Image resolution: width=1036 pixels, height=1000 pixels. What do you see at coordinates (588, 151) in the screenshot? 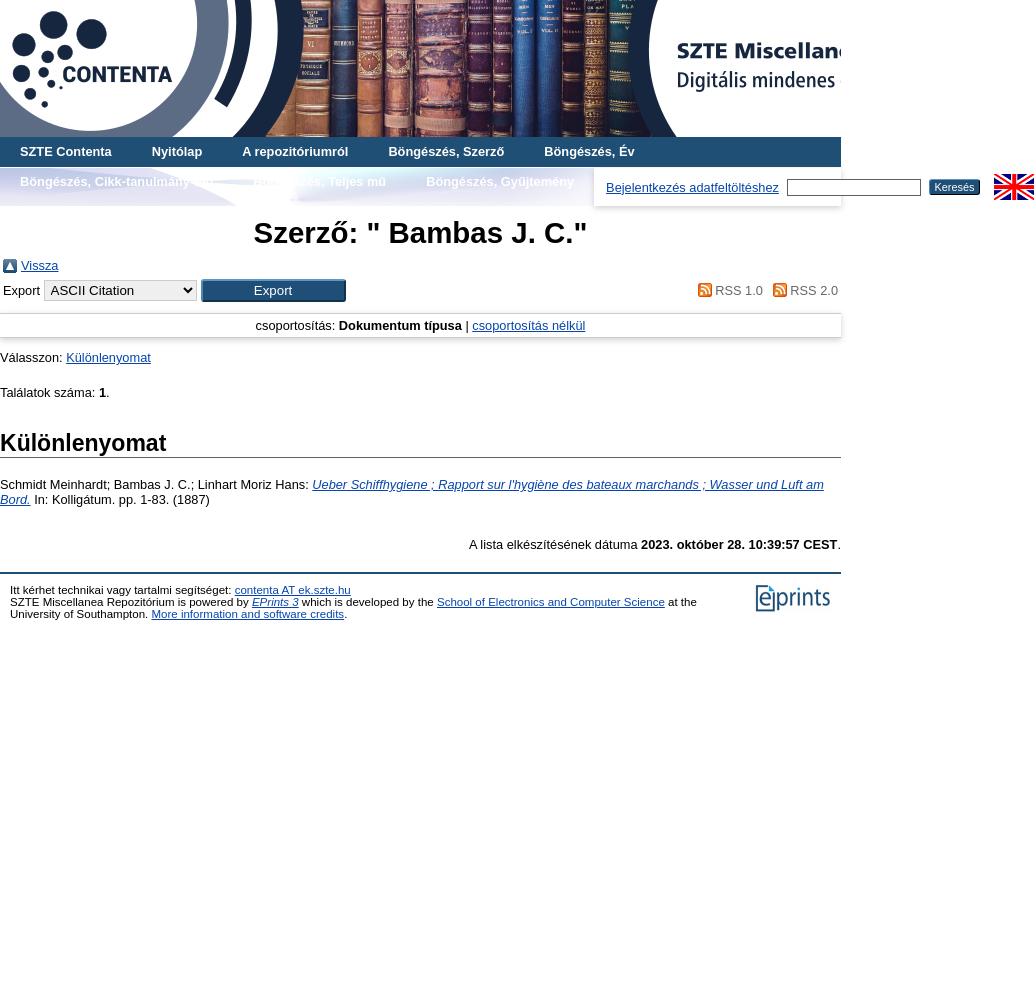
I see `'Böngészés, Év'` at bounding box center [588, 151].